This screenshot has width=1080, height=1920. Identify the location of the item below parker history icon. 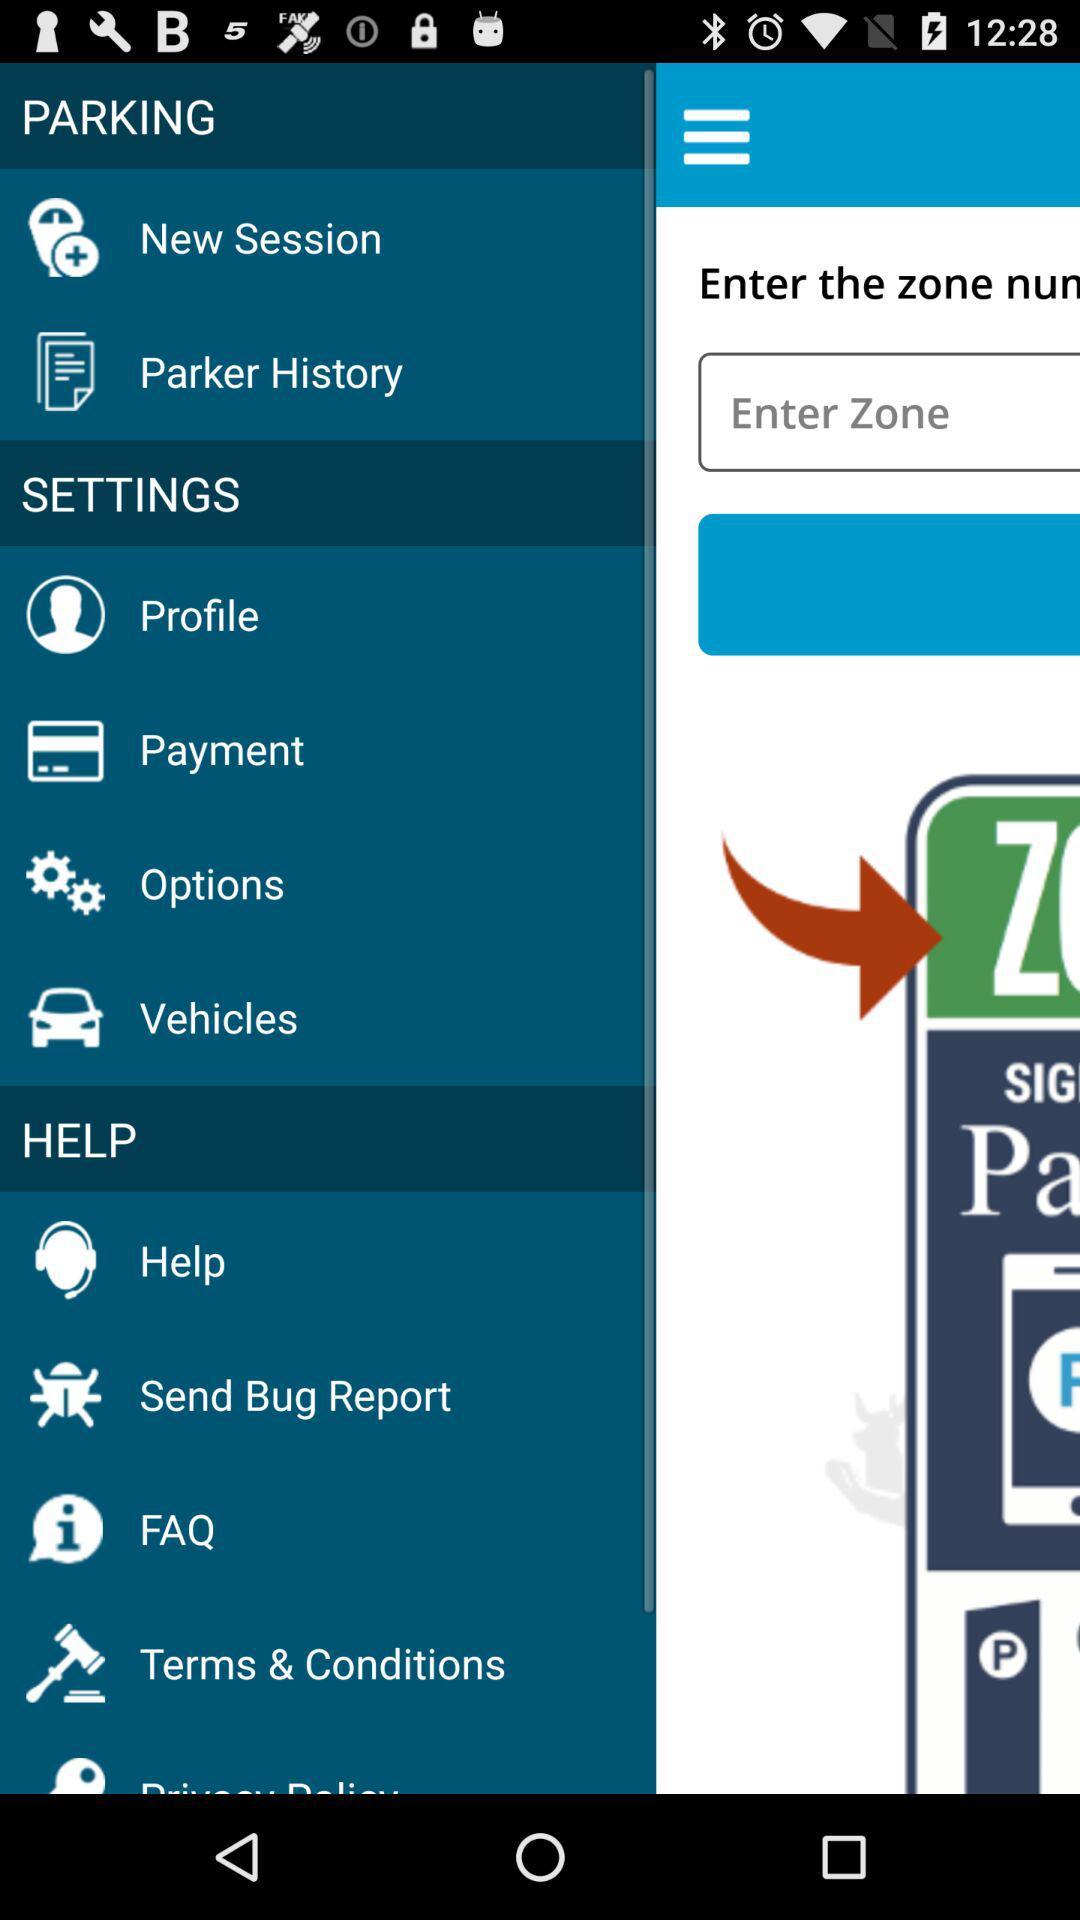
(327, 493).